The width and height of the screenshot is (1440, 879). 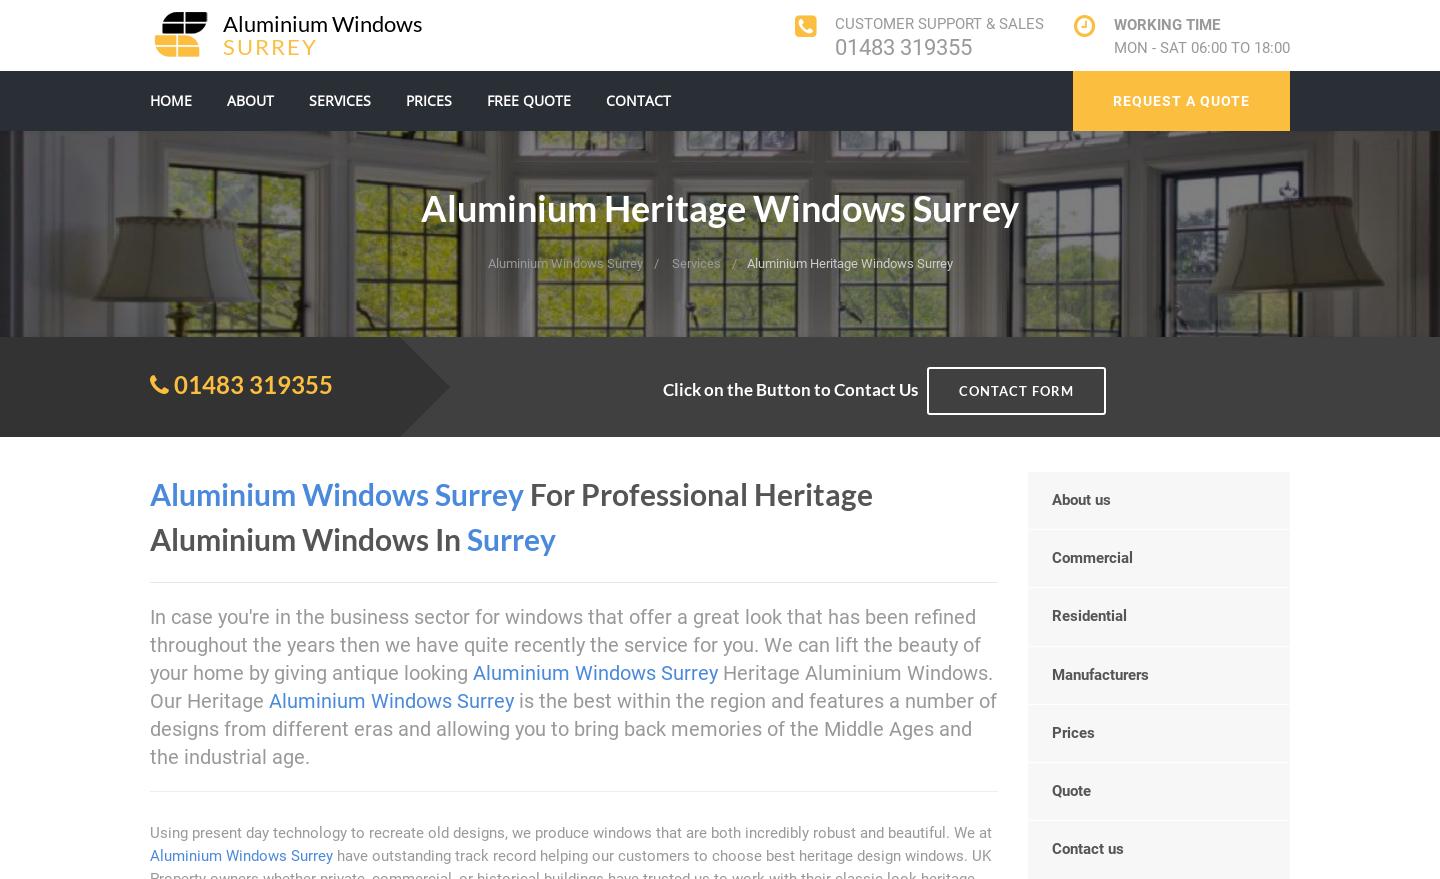 I want to click on 'Click on the Button to Contact Us', so click(x=790, y=388).